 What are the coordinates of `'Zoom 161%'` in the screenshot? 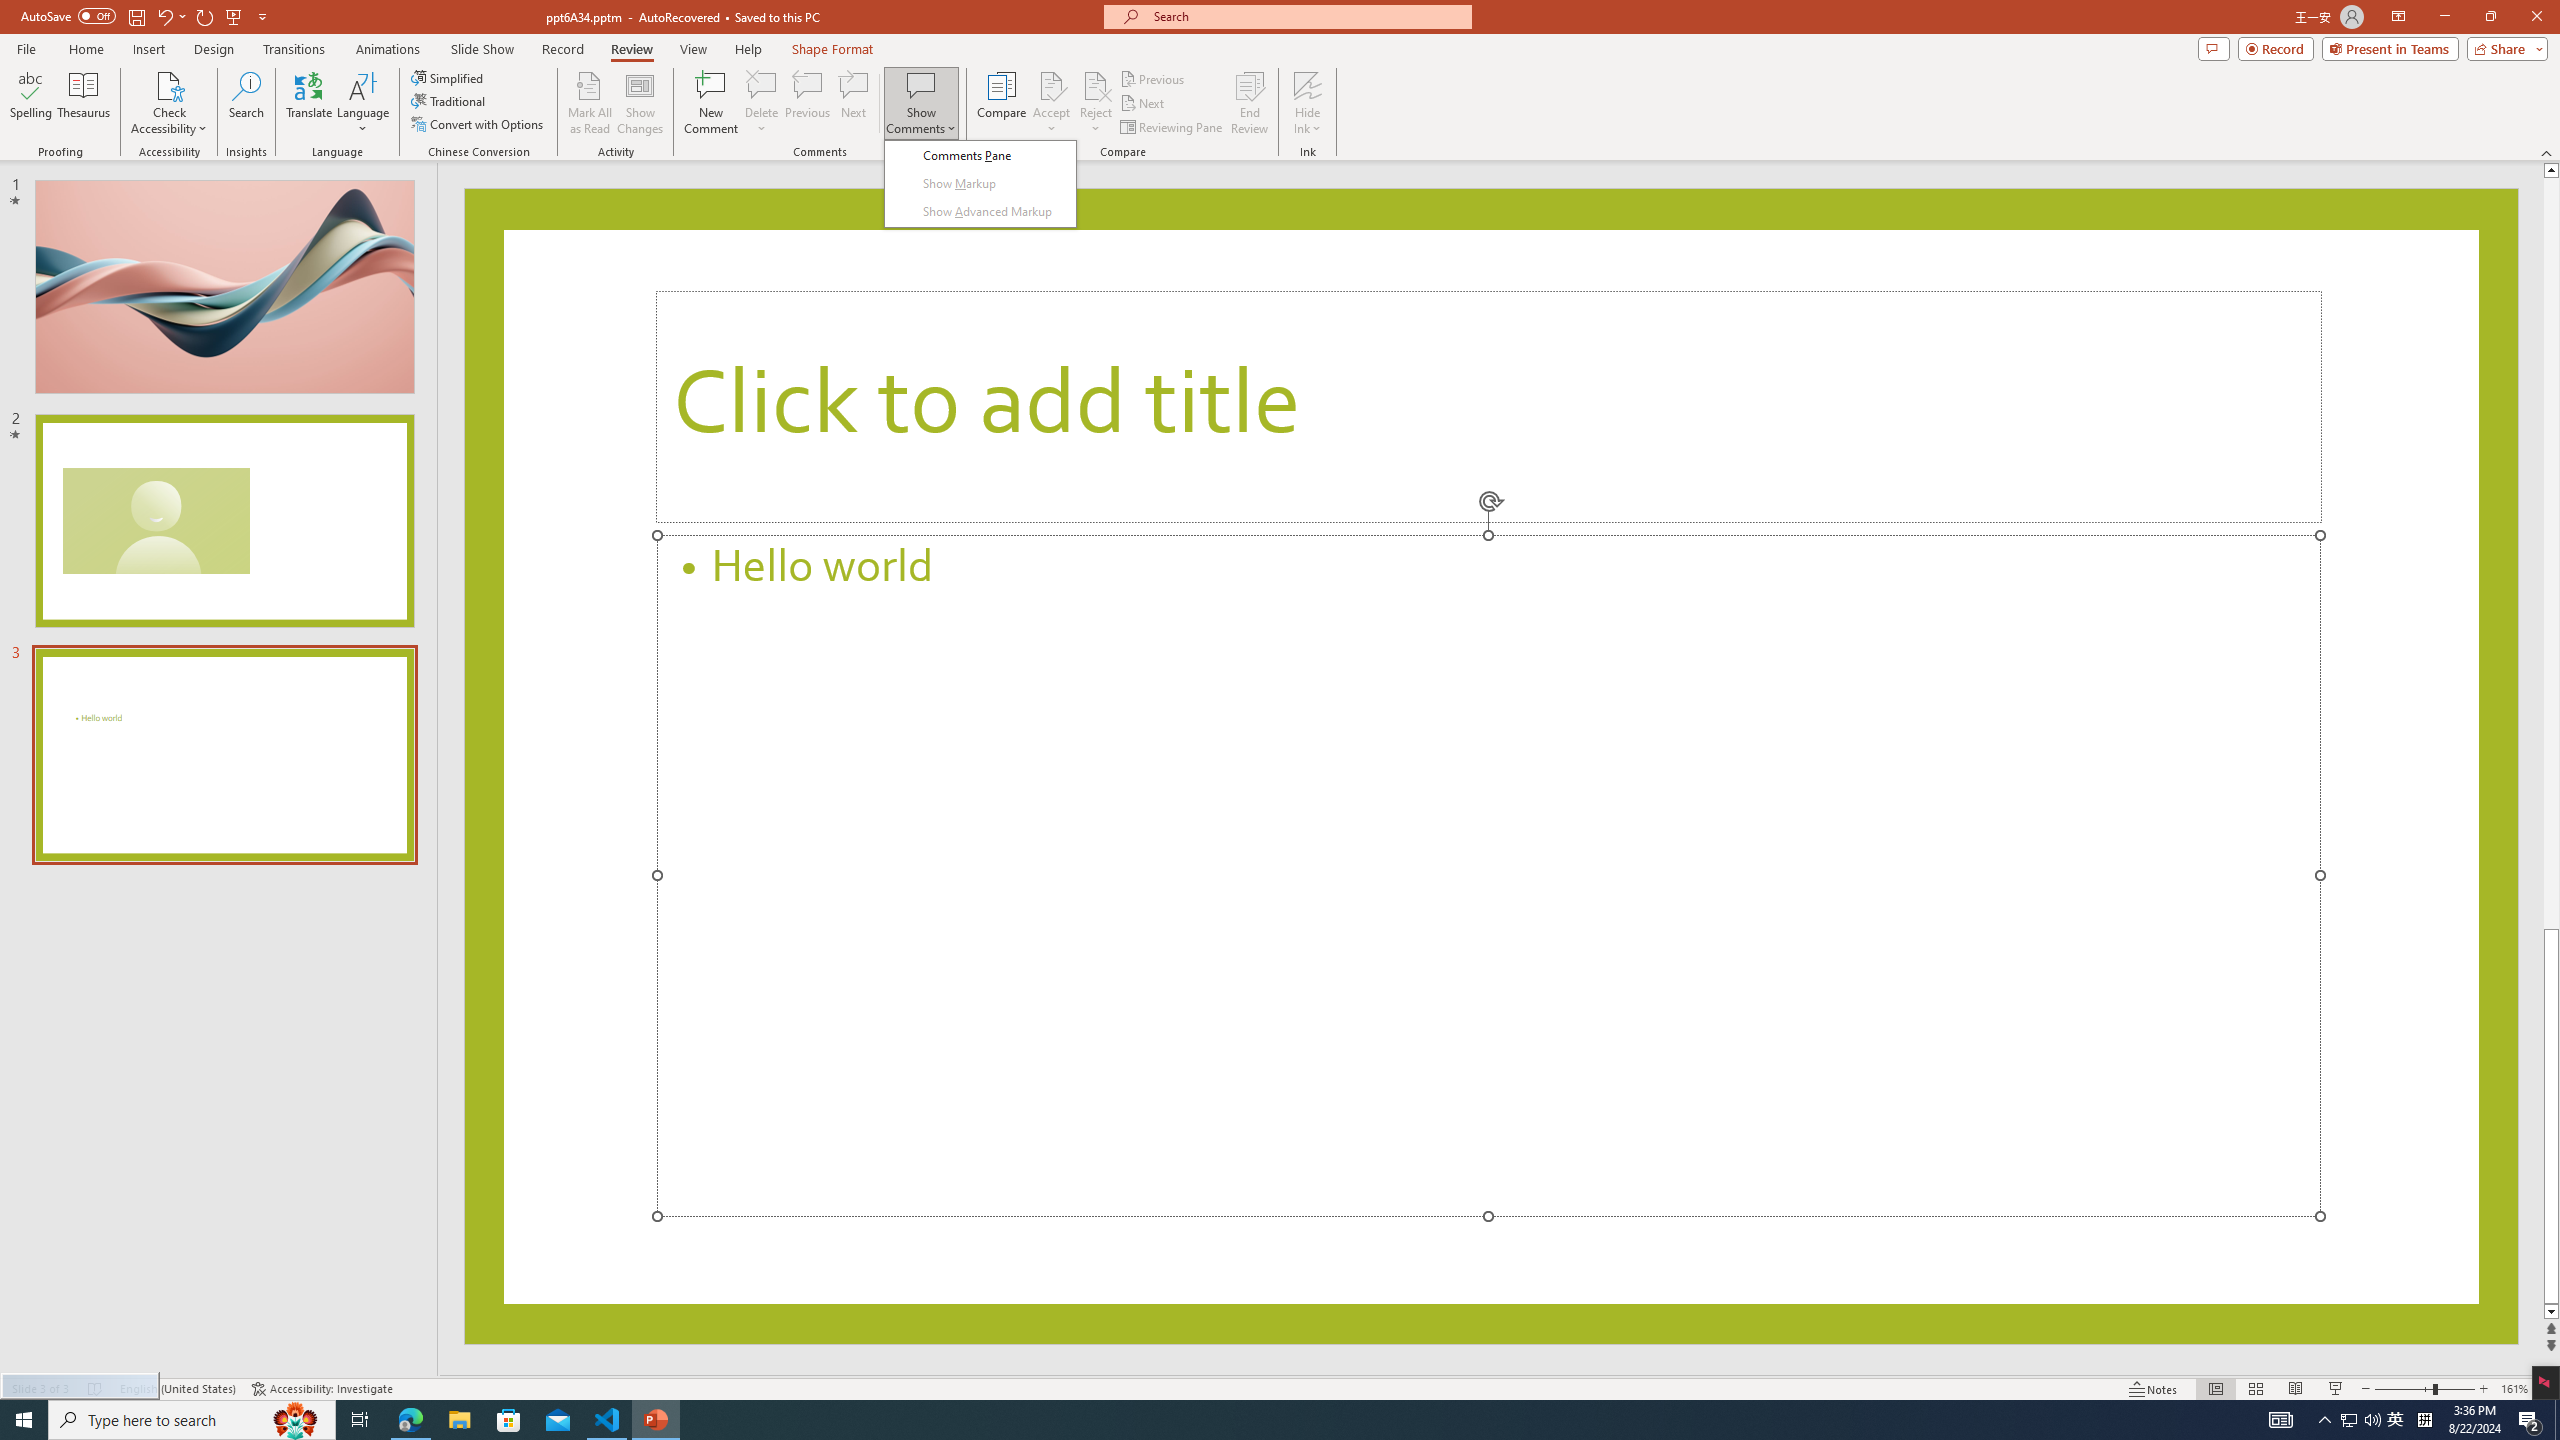 It's located at (2515, 1389).